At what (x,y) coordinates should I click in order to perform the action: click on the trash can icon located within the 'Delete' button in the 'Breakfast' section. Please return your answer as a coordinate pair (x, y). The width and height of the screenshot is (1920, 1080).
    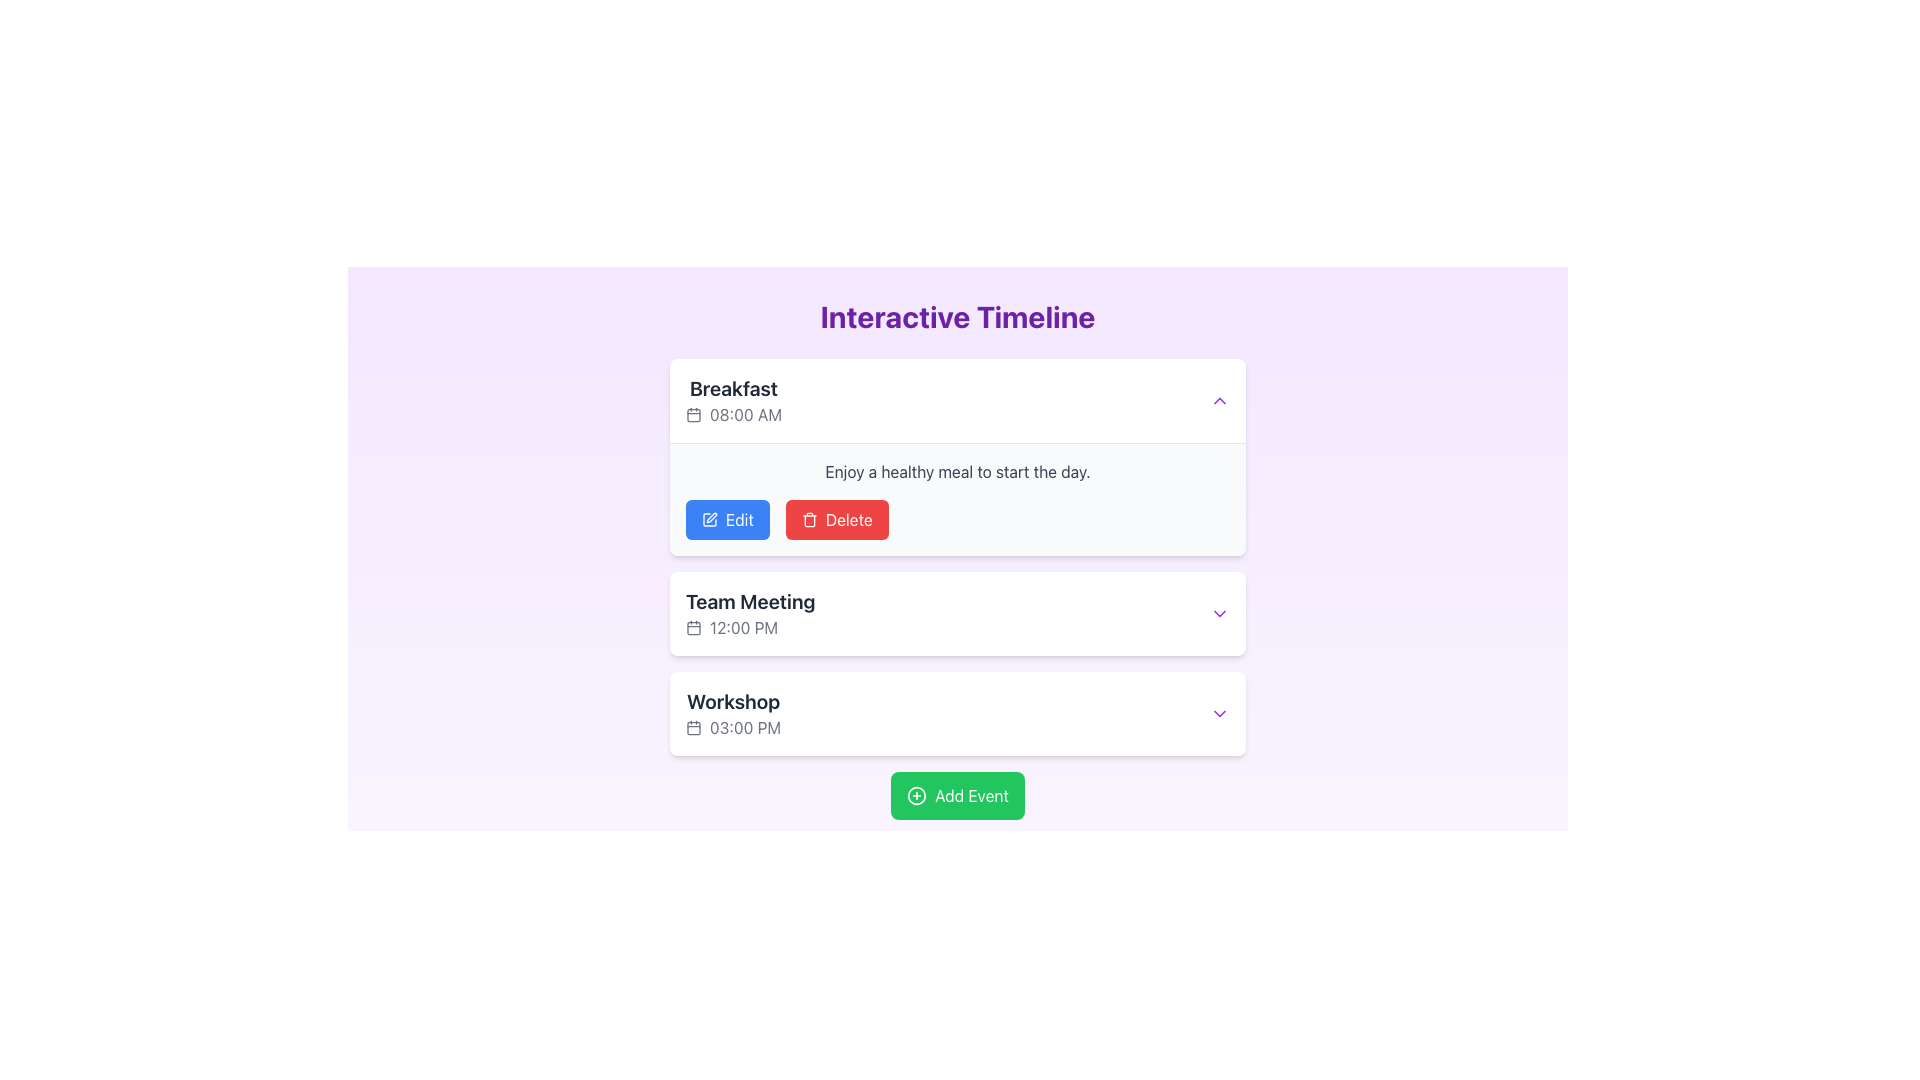
    Looking at the image, I should click on (809, 519).